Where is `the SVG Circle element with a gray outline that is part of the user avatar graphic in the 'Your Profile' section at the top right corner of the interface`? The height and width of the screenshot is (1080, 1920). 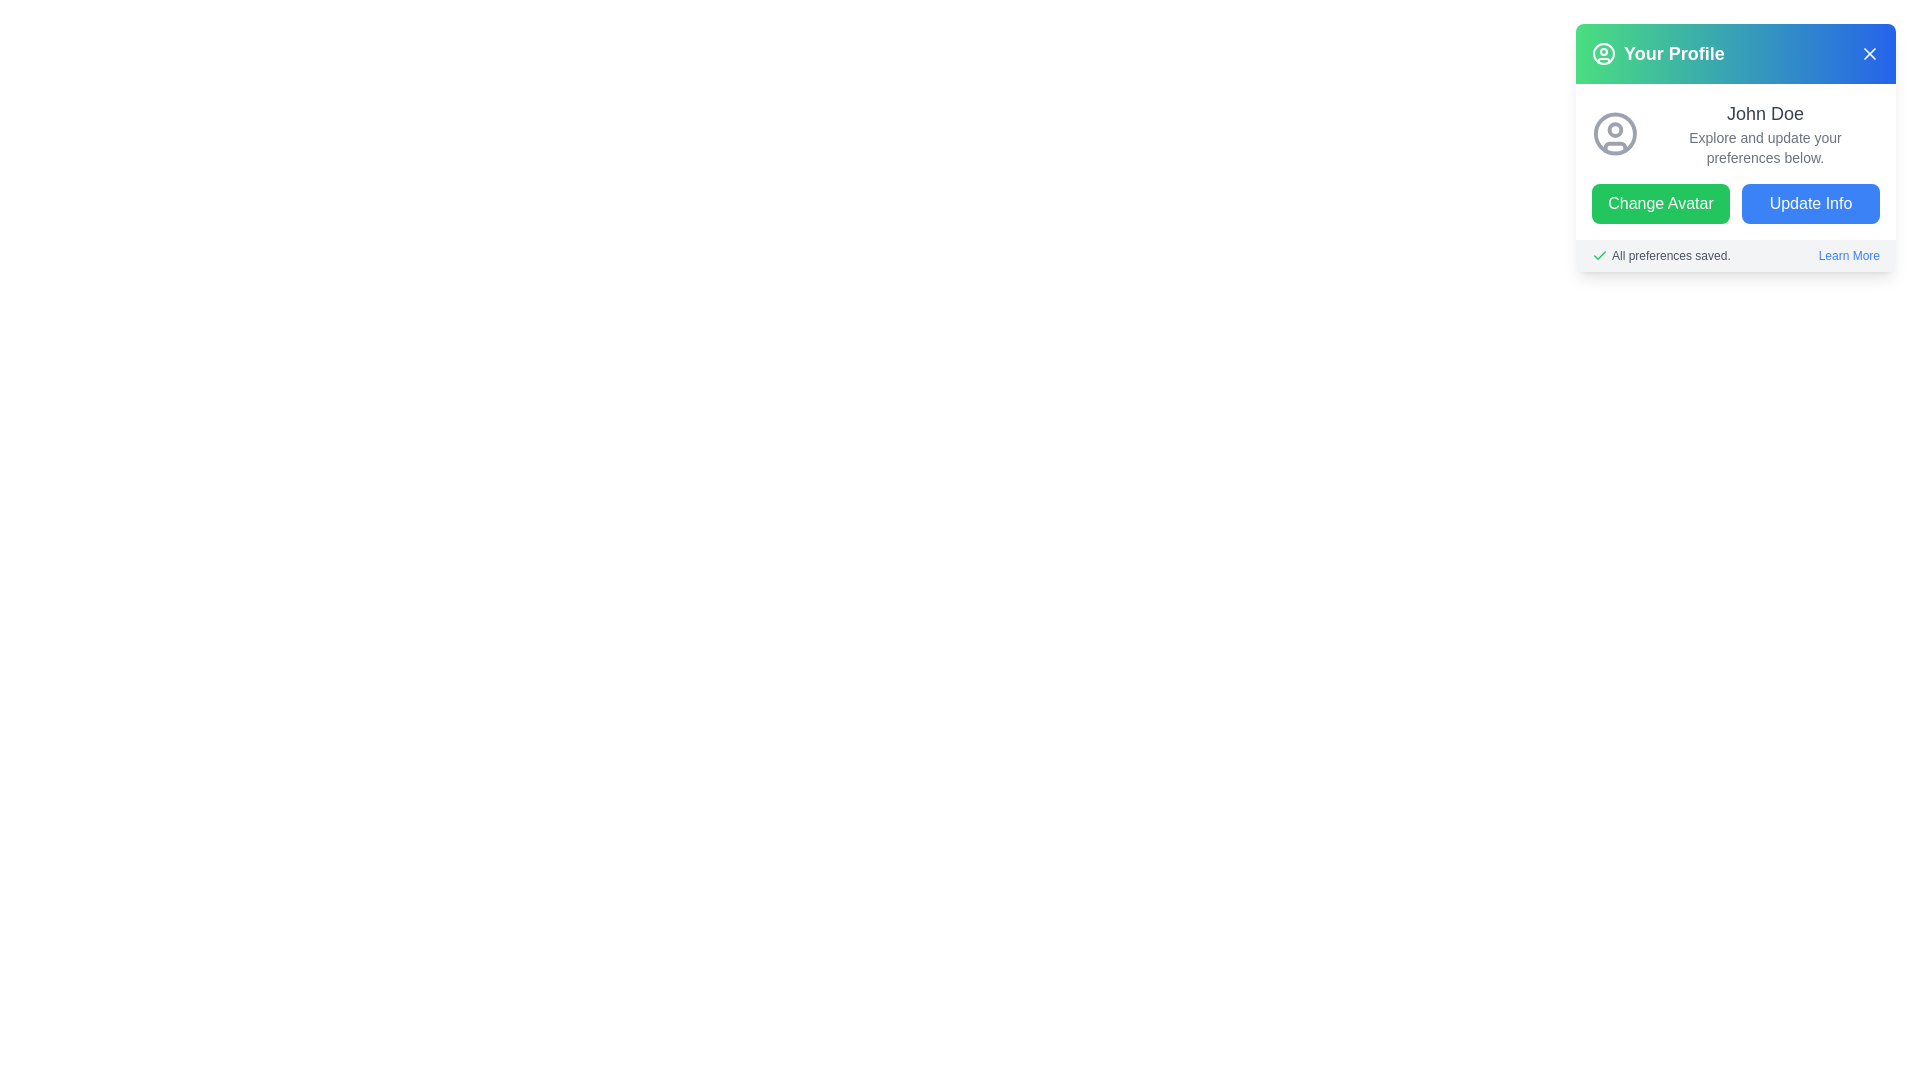
the SVG Circle element with a gray outline that is part of the user avatar graphic in the 'Your Profile' section at the top right corner of the interface is located at coordinates (1615, 134).